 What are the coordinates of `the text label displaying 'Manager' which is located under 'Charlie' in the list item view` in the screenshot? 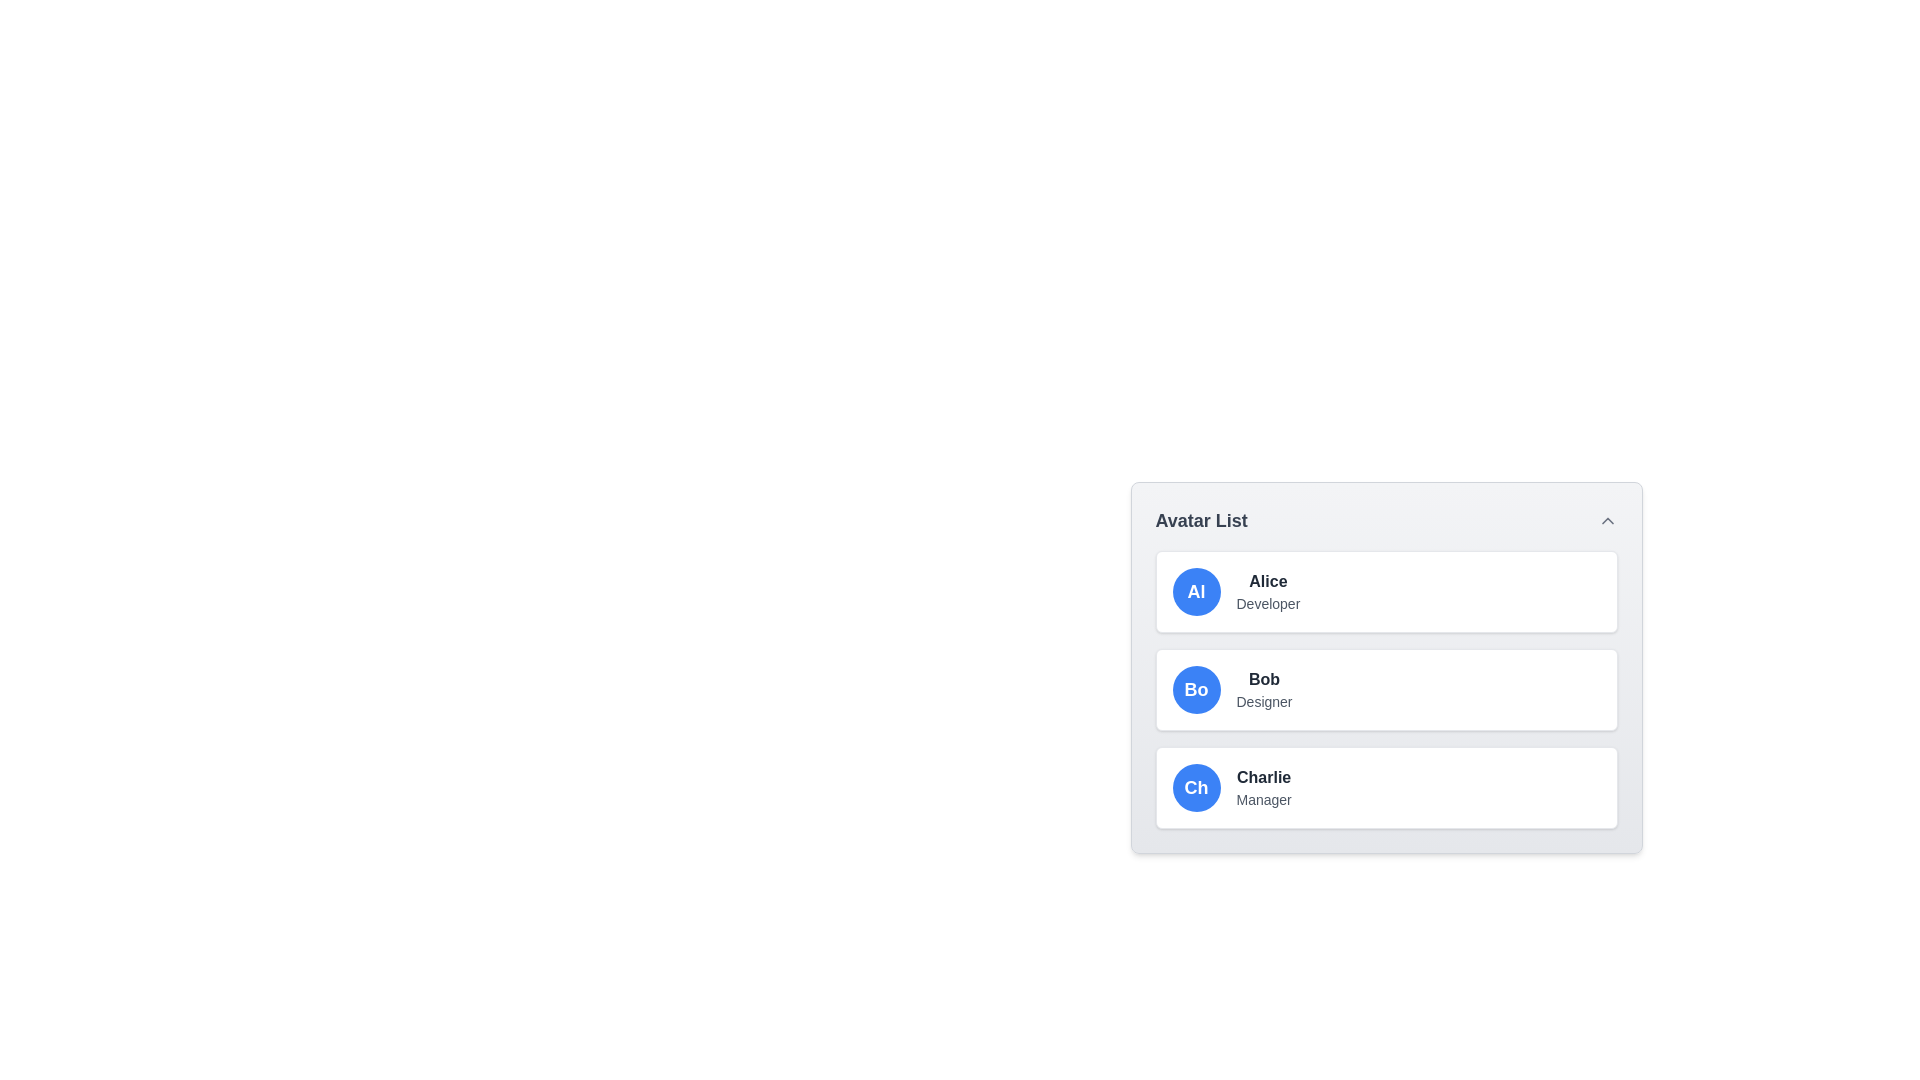 It's located at (1263, 798).